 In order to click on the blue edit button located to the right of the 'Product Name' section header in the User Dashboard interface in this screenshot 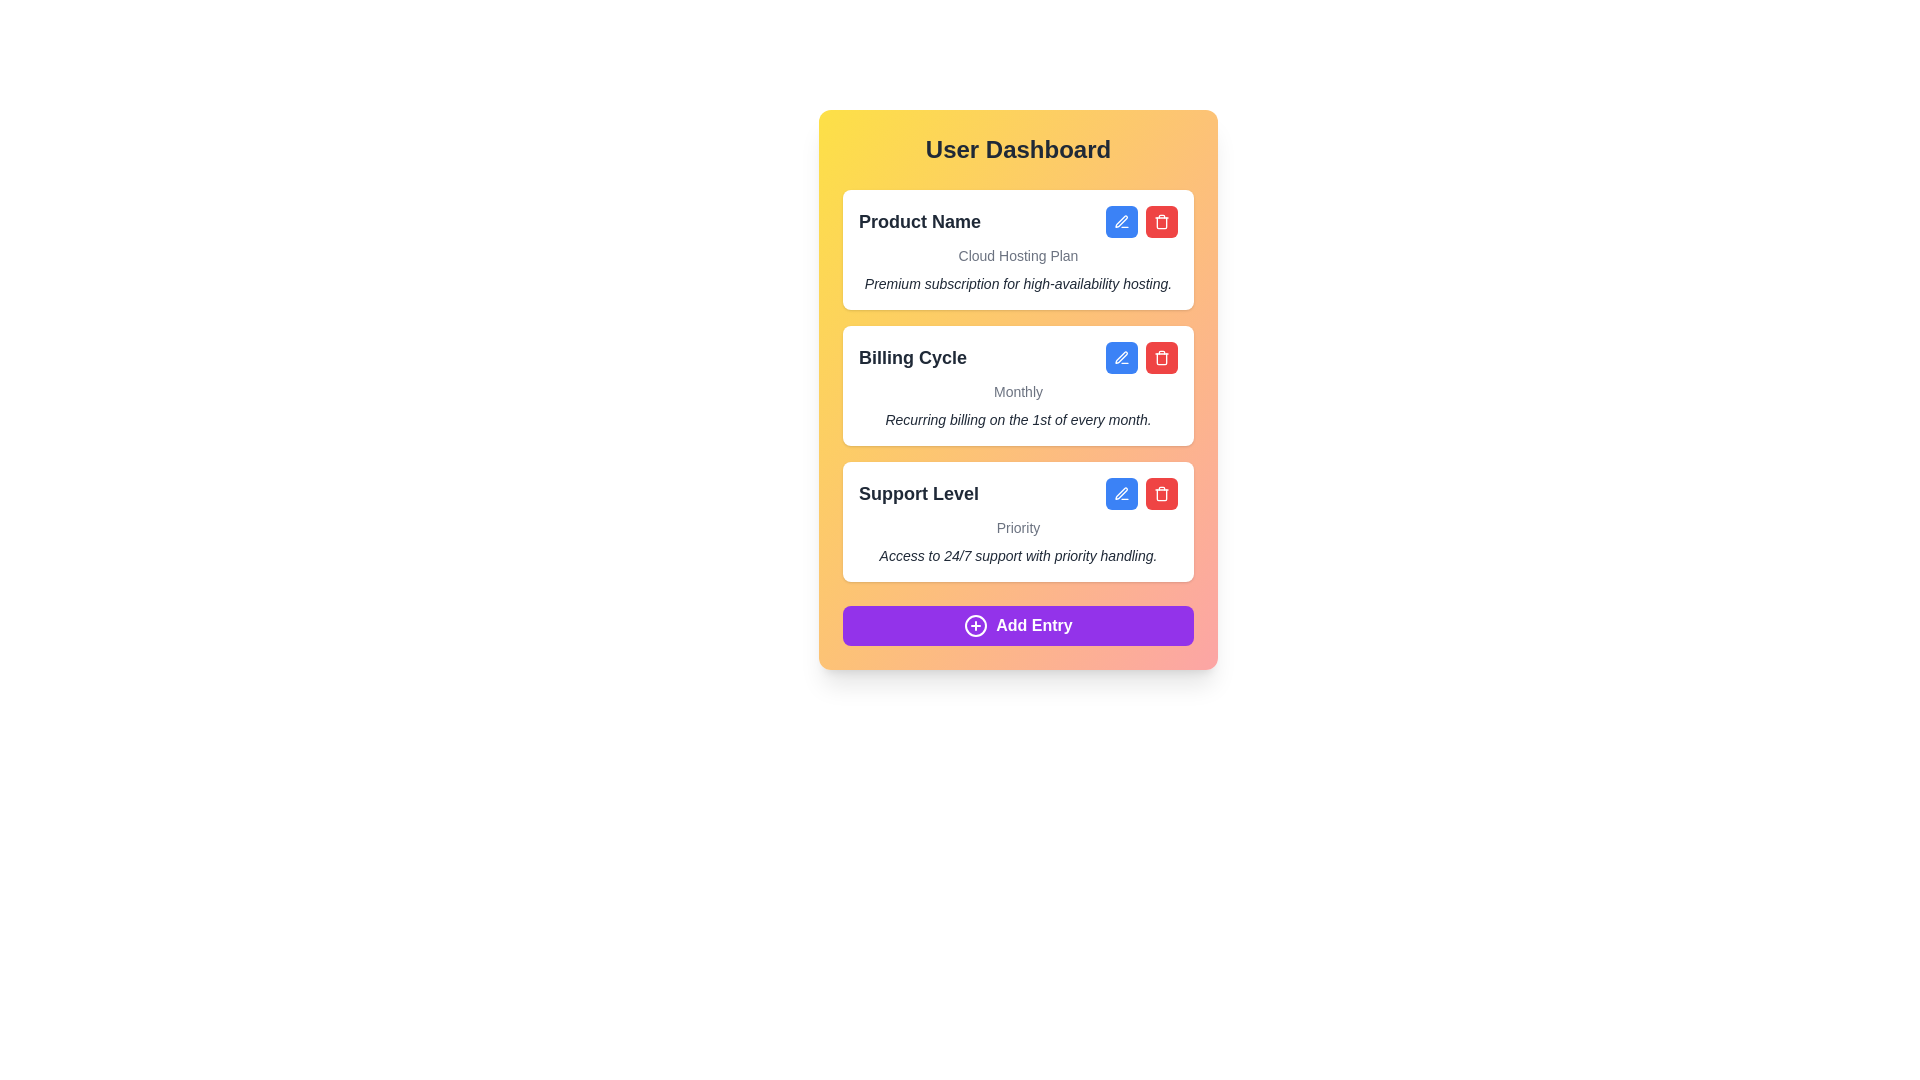, I will do `click(1121, 221)`.